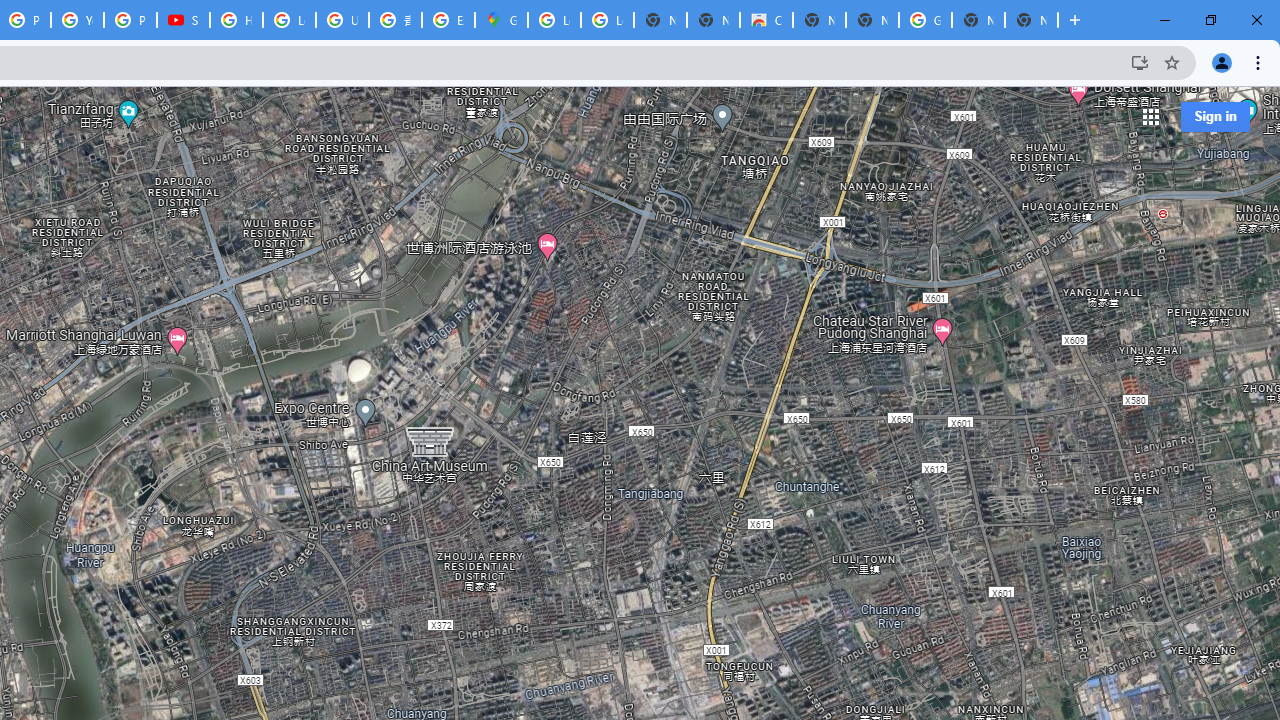  What do you see at coordinates (765, 20) in the screenshot?
I see `'Chrome Web Store'` at bounding box center [765, 20].